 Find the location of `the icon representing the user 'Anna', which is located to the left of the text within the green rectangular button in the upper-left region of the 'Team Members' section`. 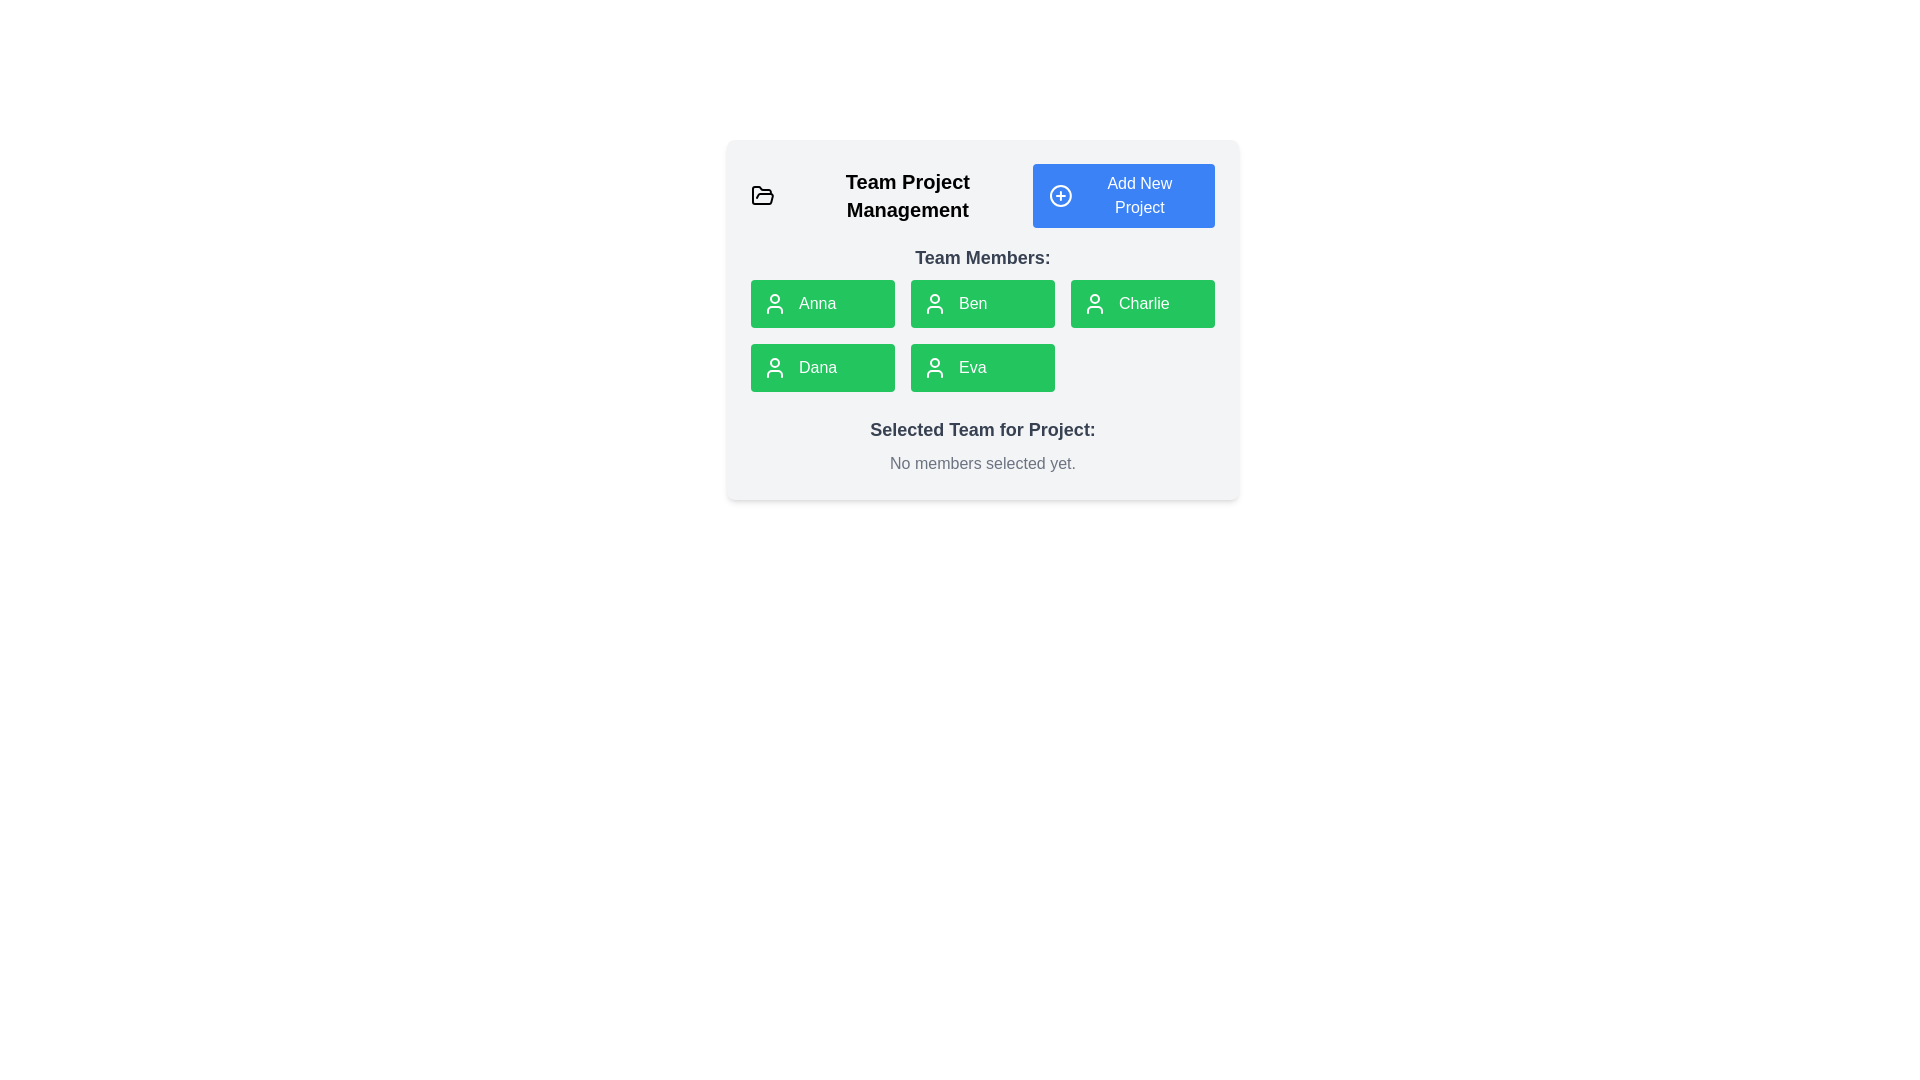

the icon representing the user 'Anna', which is located to the left of the text within the green rectangular button in the upper-left region of the 'Team Members' section is located at coordinates (773, 304).